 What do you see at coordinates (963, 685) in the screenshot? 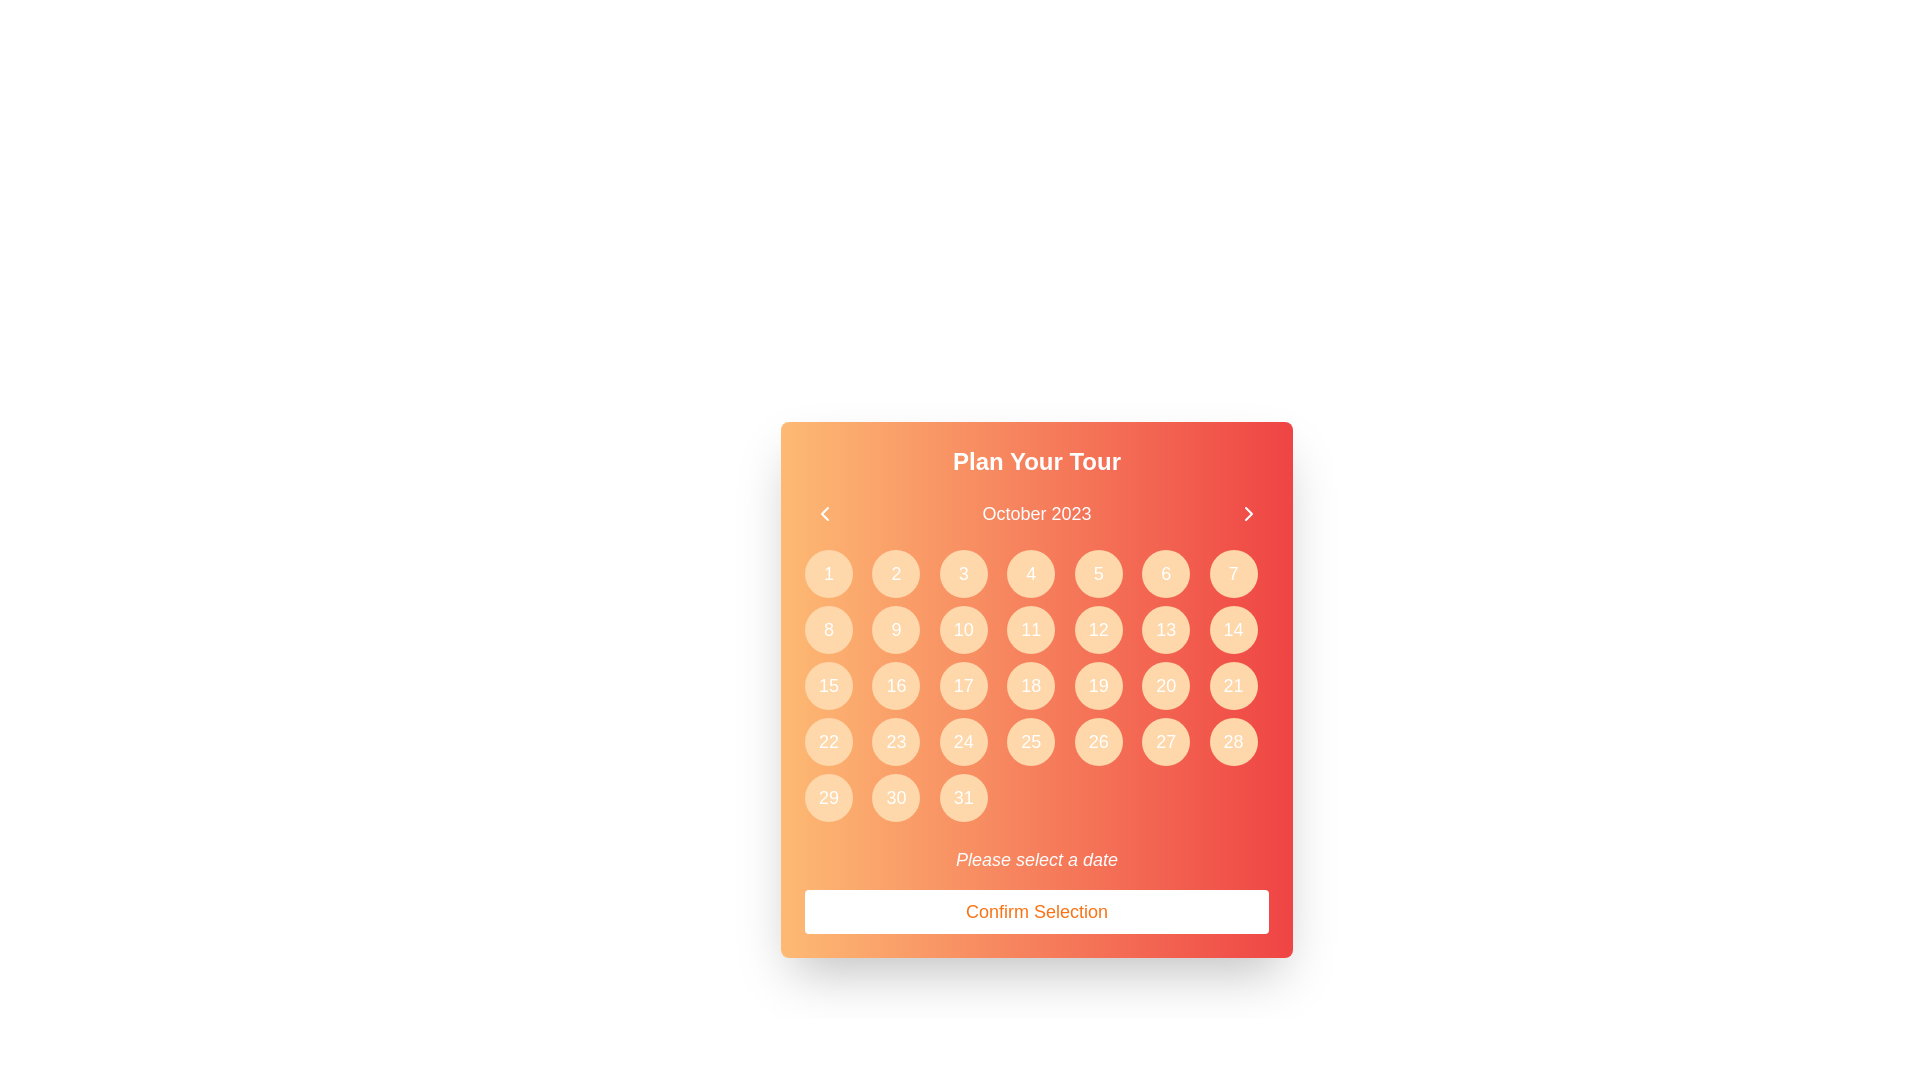
I see `the circular button labeled '17' in the calendar grid` at bounding box center [963, 685].